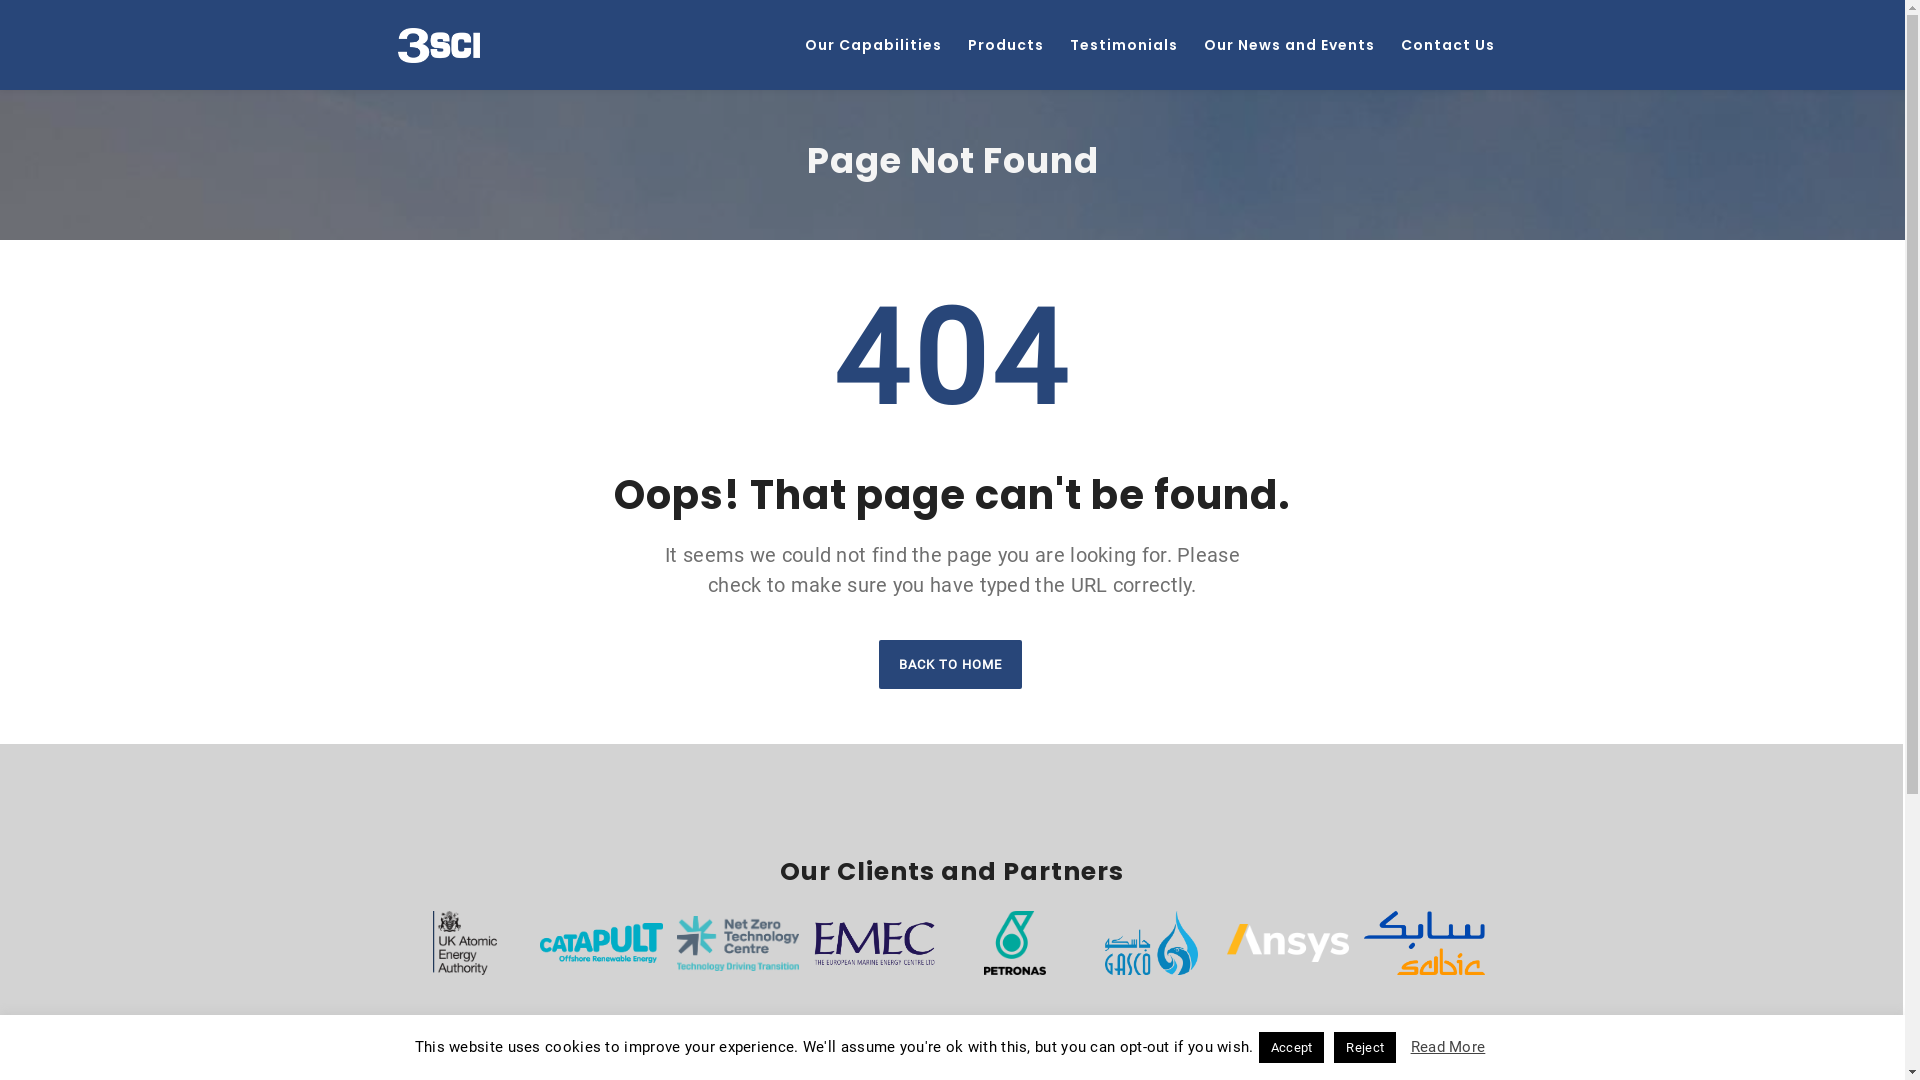  What do you see at coordinates (1055, 45) in the screenshot?
I see `'Testimonials'` at bounding box center [1055, 45].